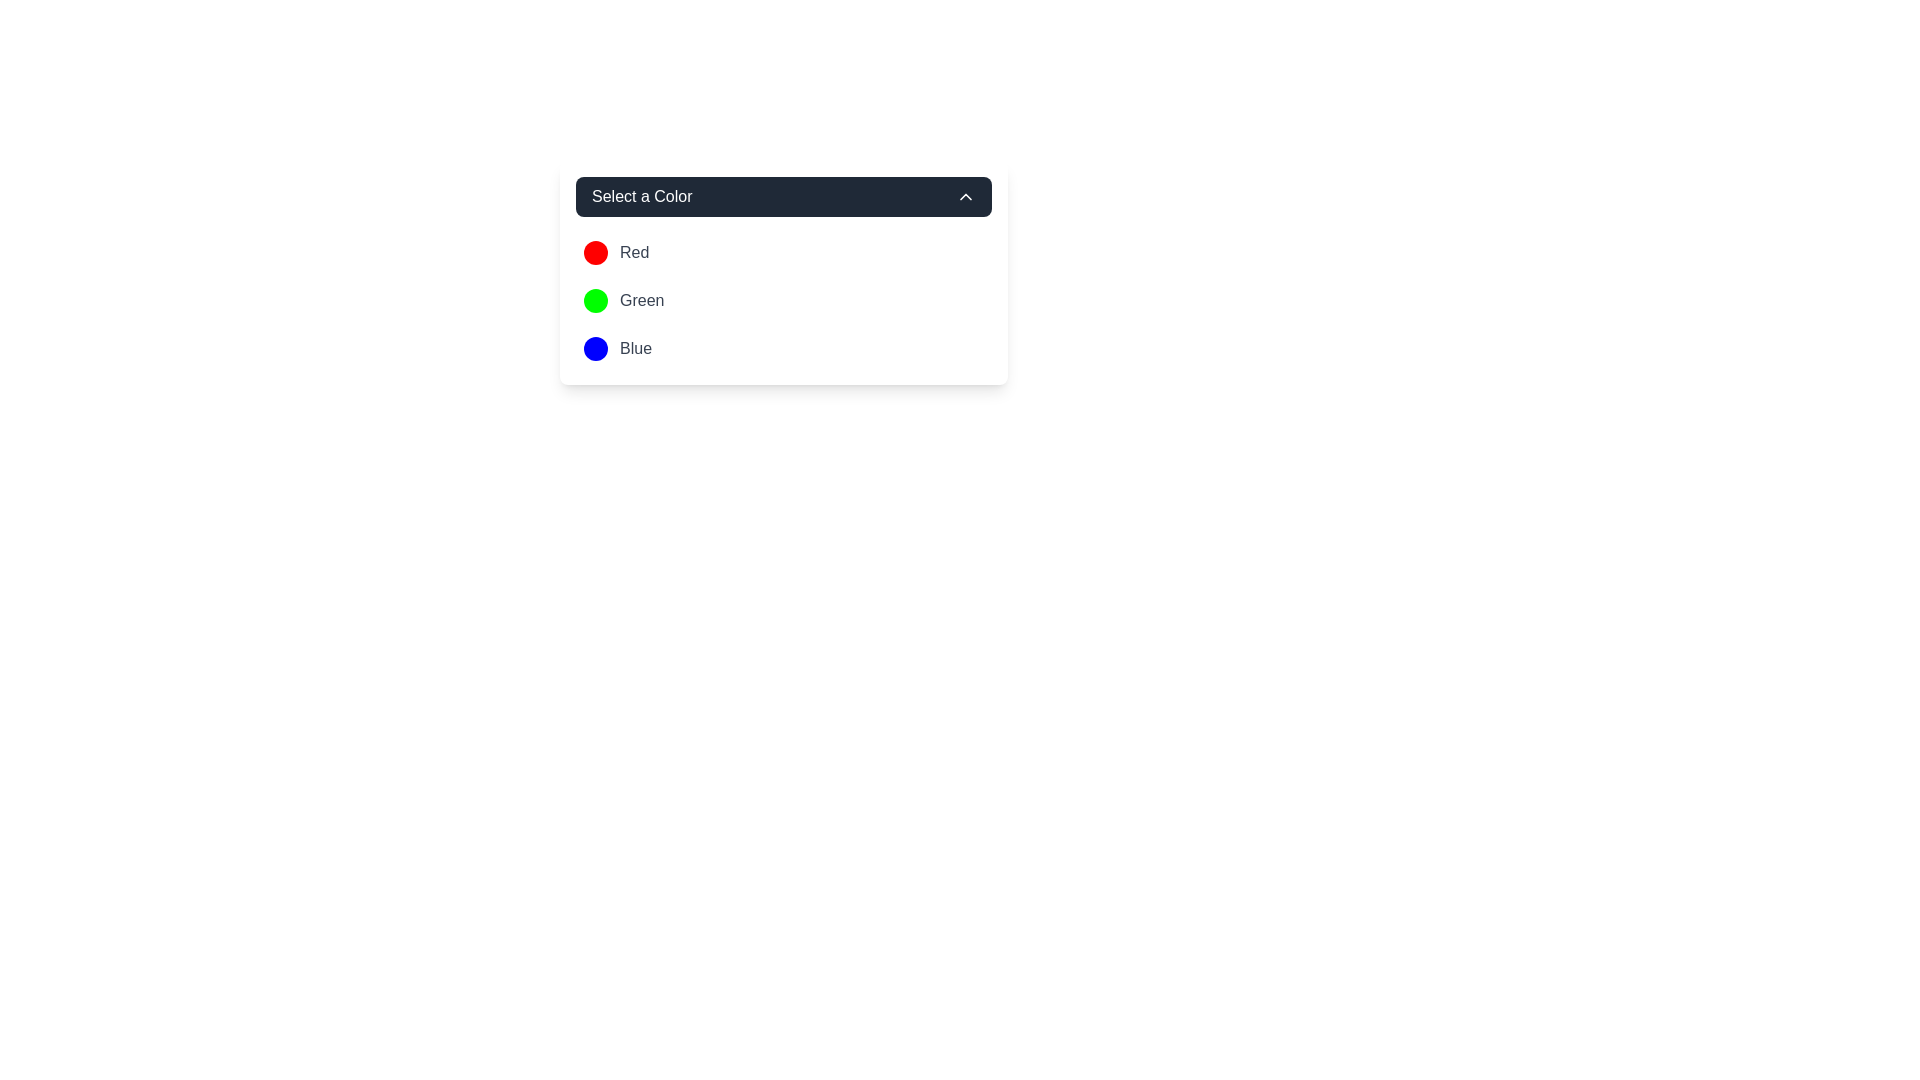 Image resolution: width=1920 pixels, height=1080 pixels. I want to click on the small up-pointing chevron icon located on the right end of the dropdown header next to the text 'Select a Color' for potential visual feedback, so click(965, 196).